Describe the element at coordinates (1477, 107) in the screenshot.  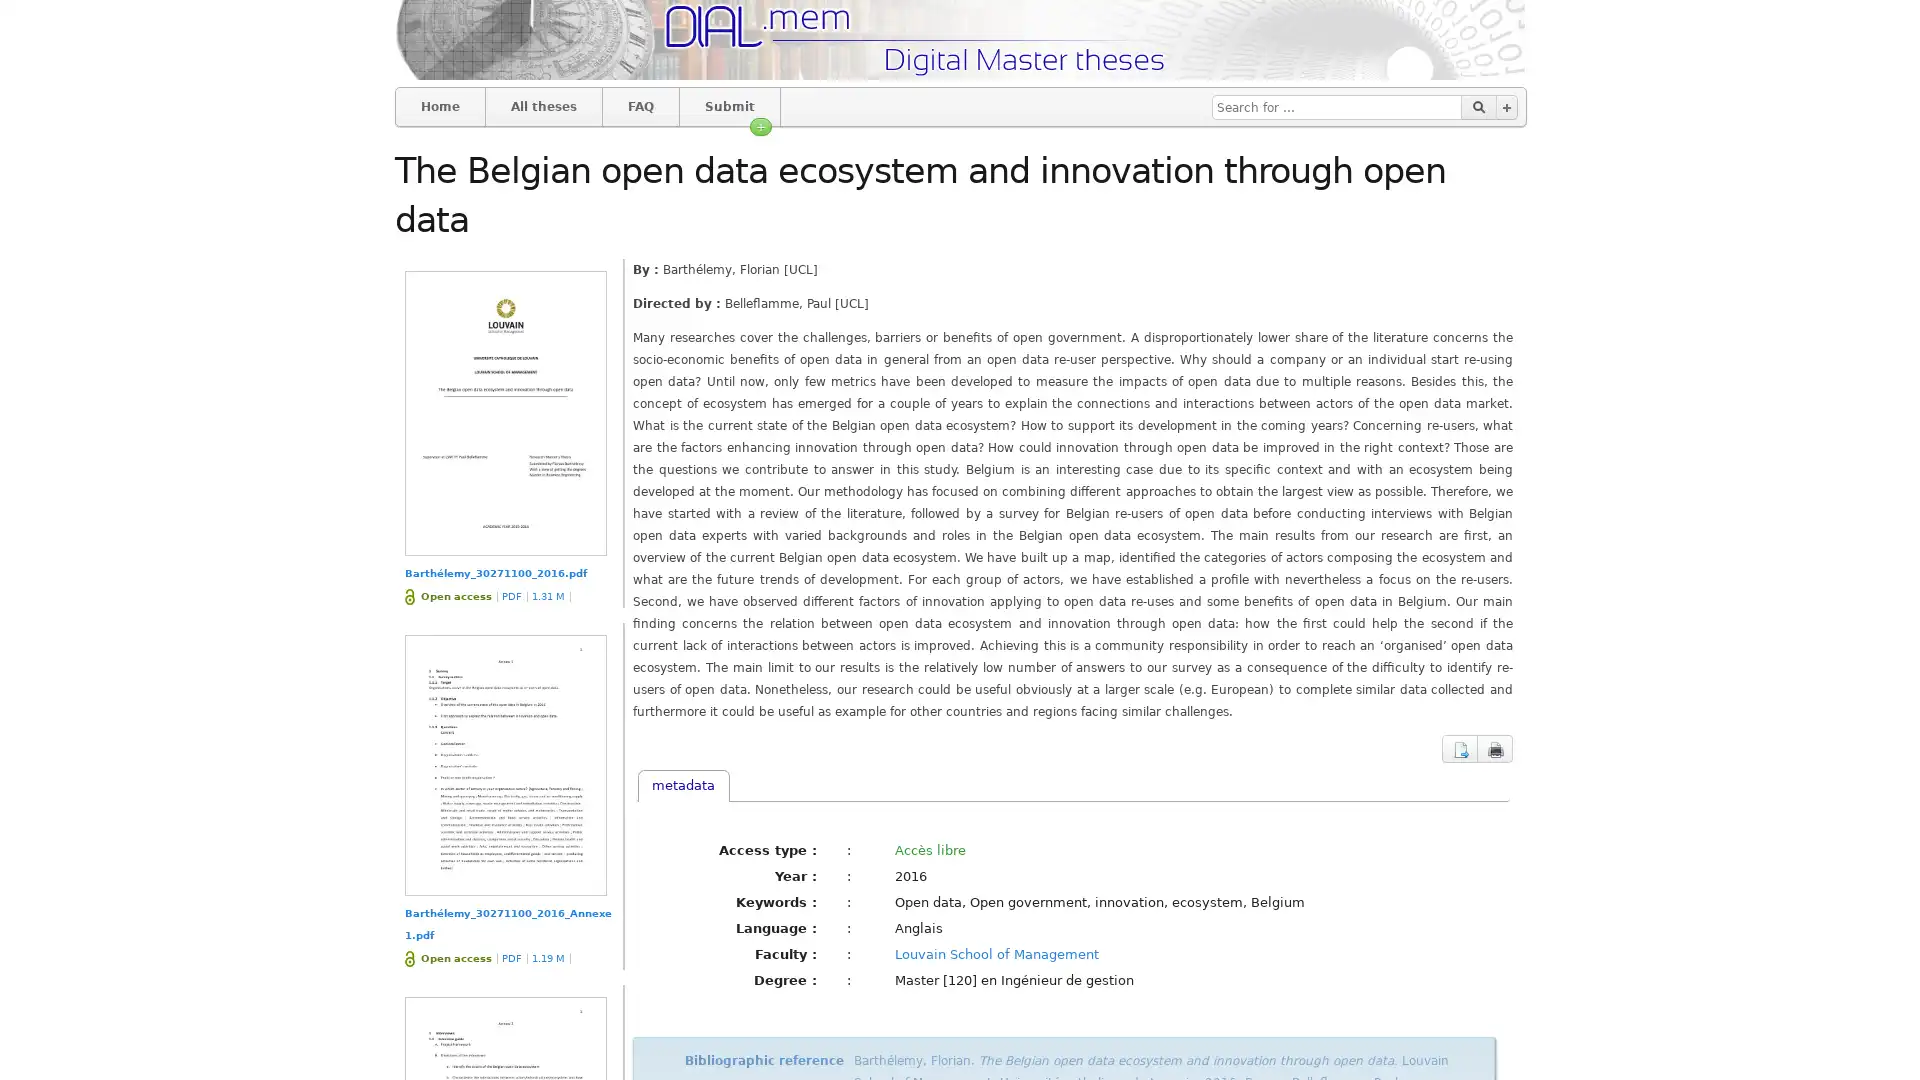
I see `Go` at that location.